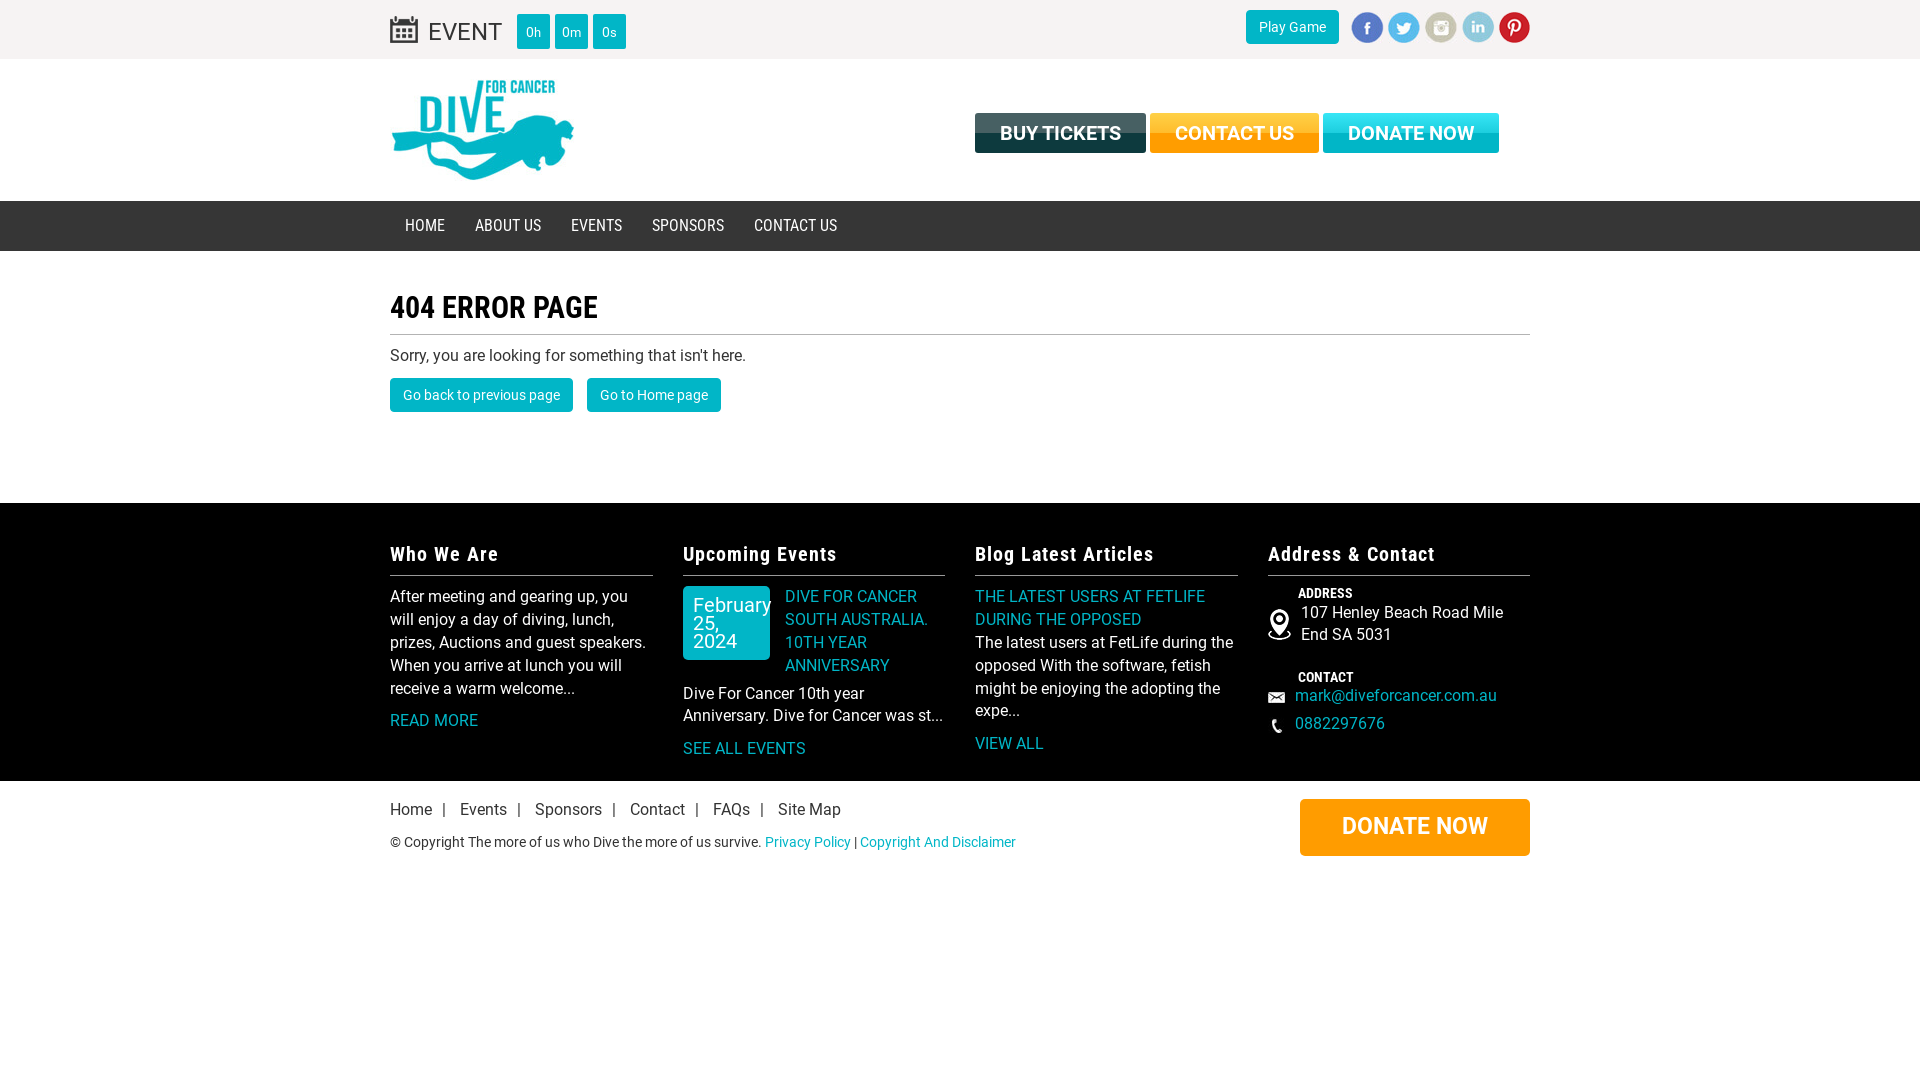 Image resolution: width=1920 pixels, height=1080 pixels. What do you see at coordinates (432, 720) in the screenshot?
I see `'READ MORE'` at bounding box center [432, 720].